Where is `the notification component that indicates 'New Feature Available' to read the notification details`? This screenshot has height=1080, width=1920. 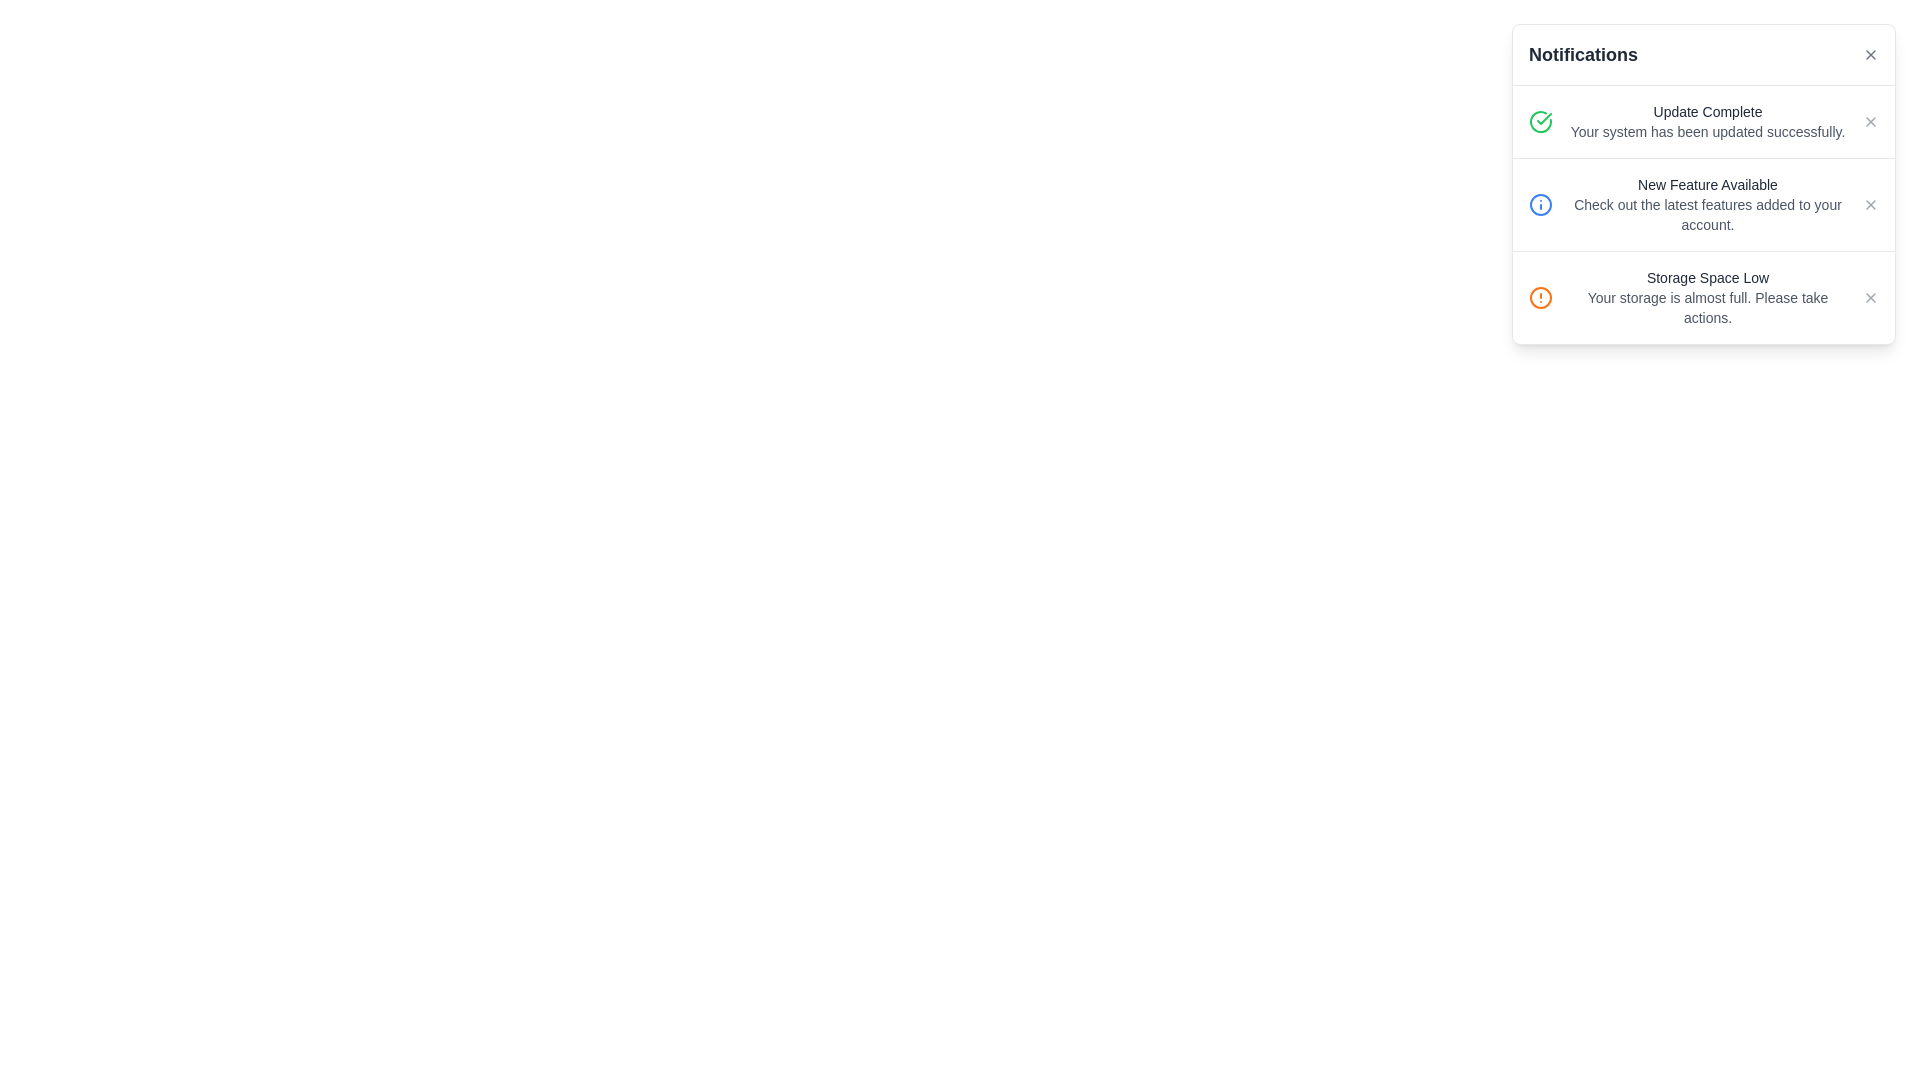 the notification component that indicates 'New Feature Available' to read the notification details is located at coordinates (1703, 204).